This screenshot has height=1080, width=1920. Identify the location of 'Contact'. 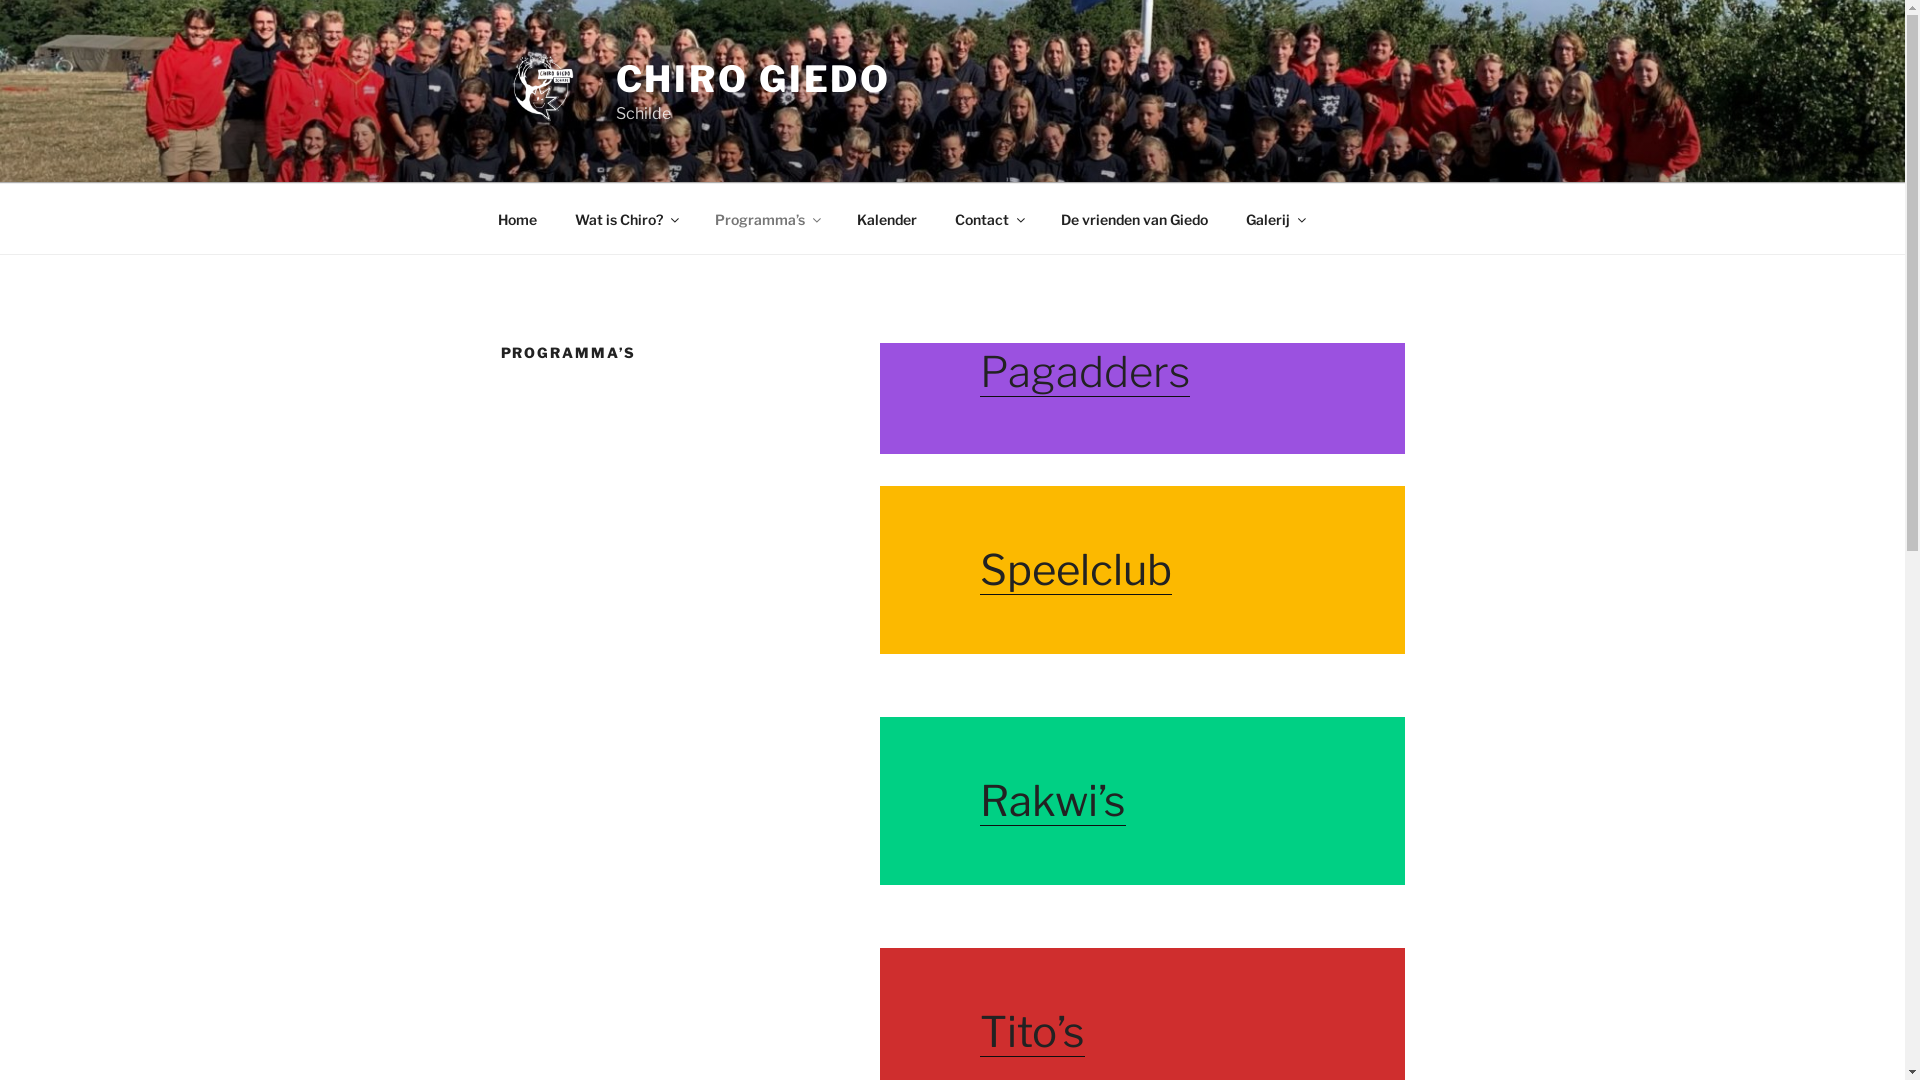
(989, 218).